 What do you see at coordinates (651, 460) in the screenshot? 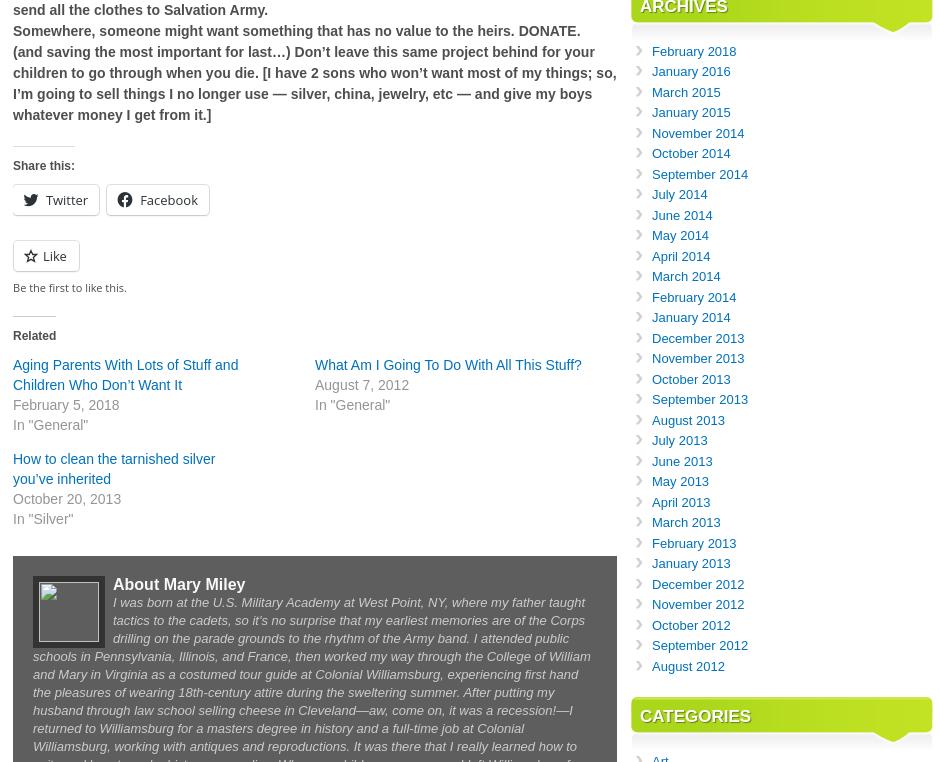
I see `'June 2013'` at bounding box center [651, 460].